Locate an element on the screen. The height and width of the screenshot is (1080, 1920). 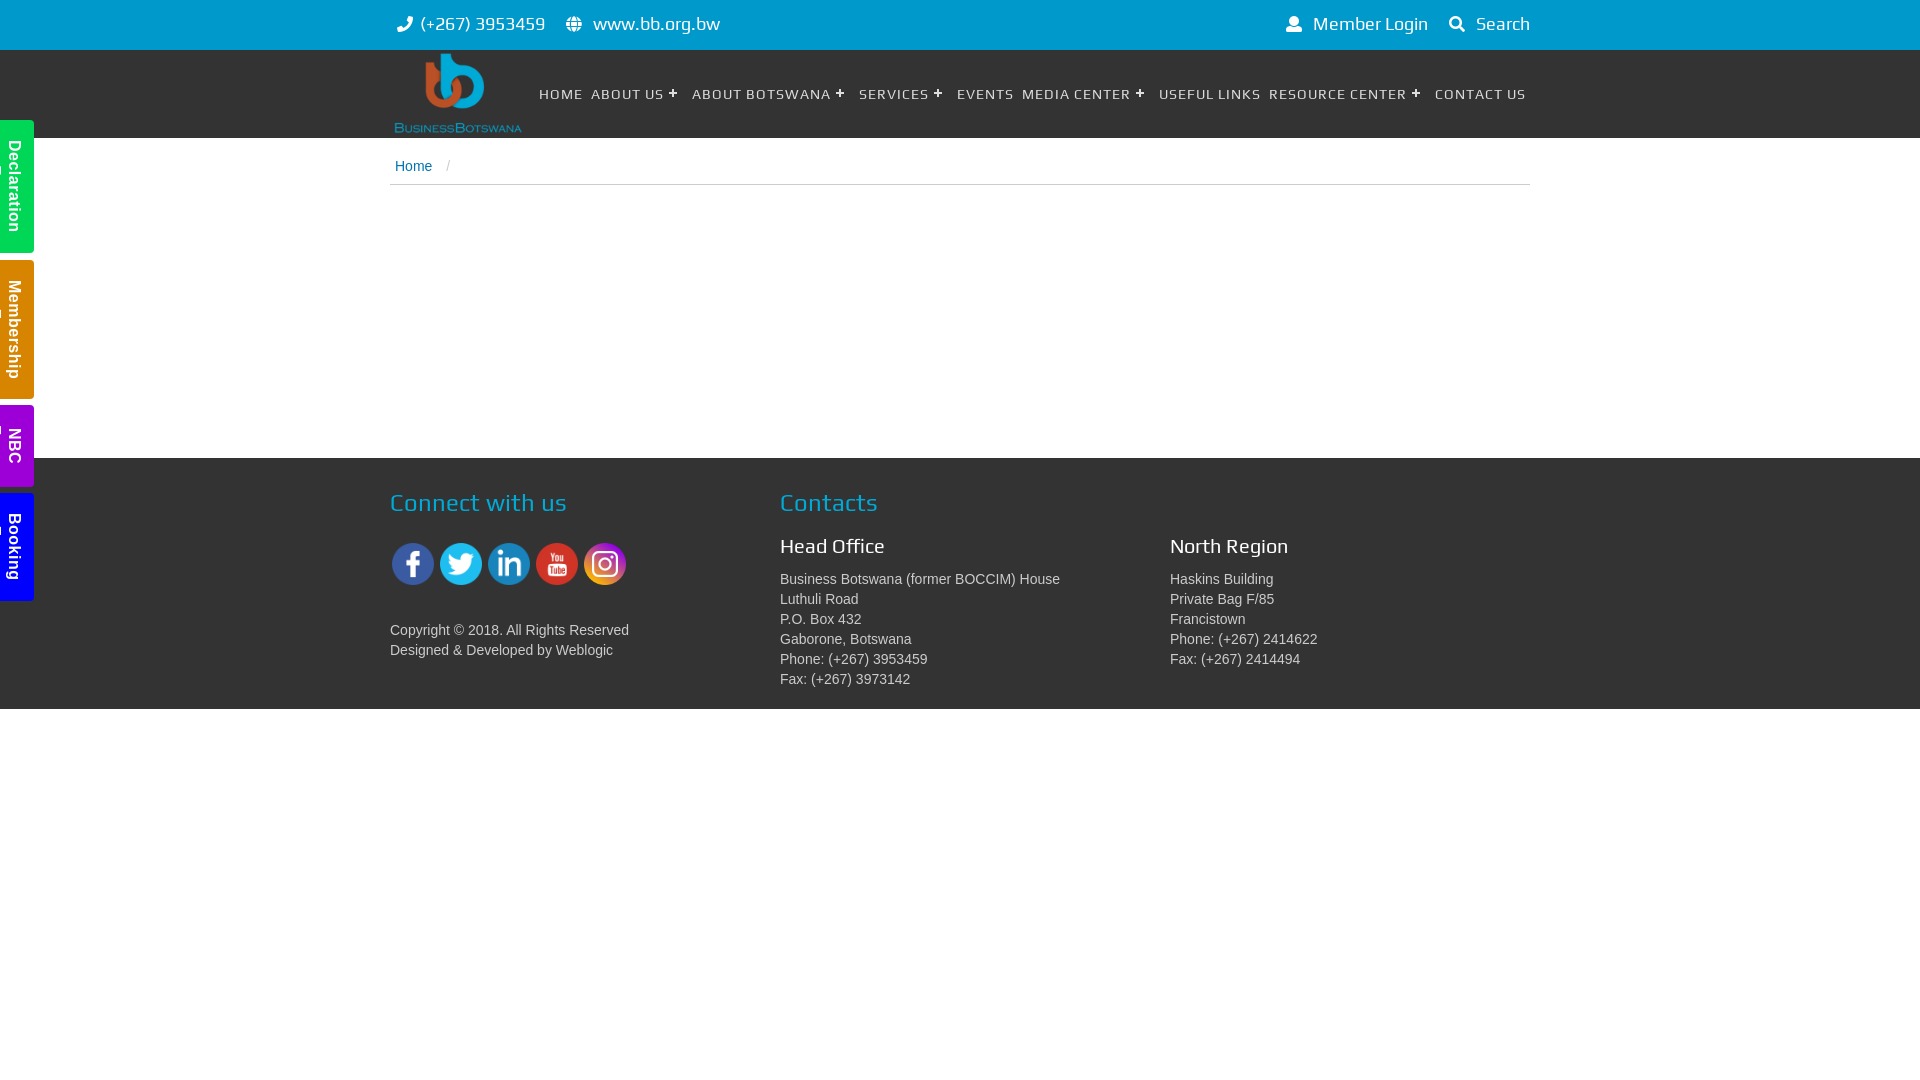
'Member Login' is located at coordinates (1277, 23).